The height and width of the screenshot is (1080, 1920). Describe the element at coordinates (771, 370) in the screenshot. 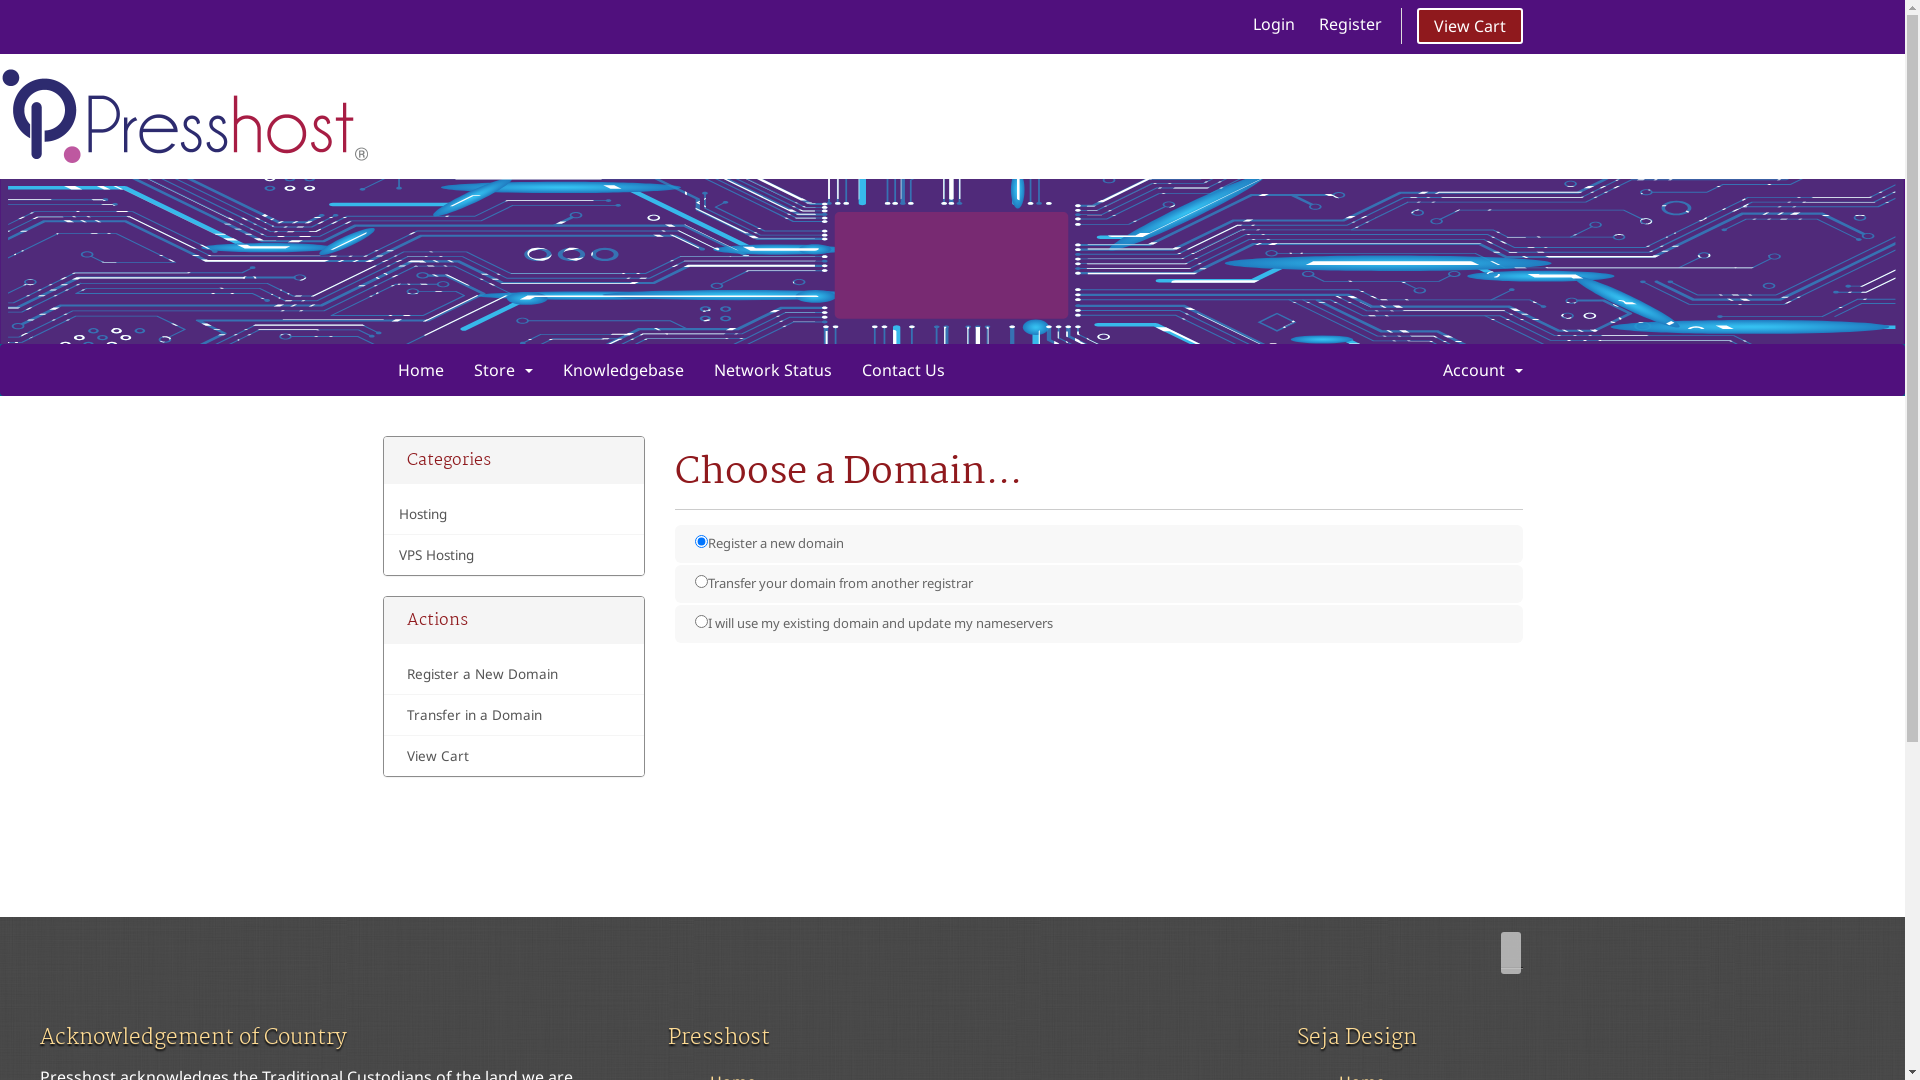

I see `'Network Status'` at that location.